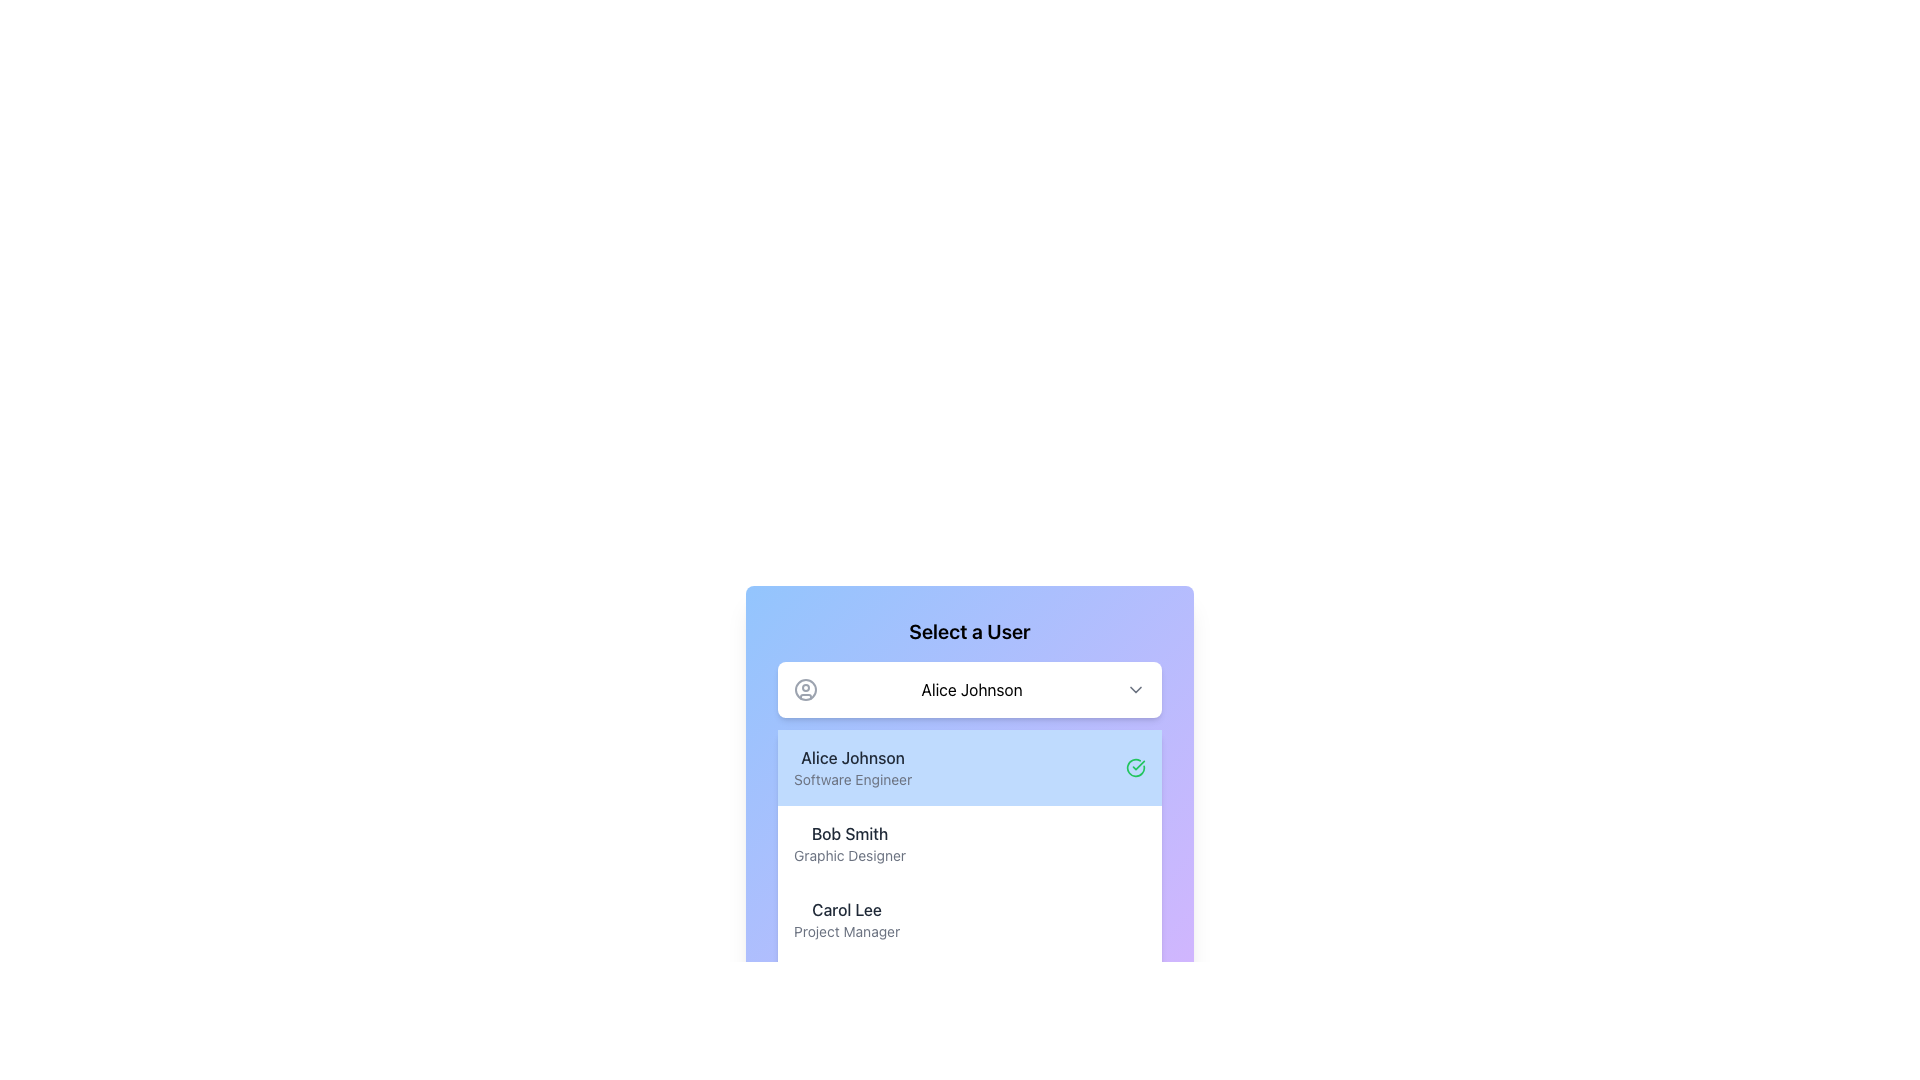 The width and height of the screenshot is (1920, 1080). Describe the element at coordinates (971, 689) in the screenshot. I see `the static text label displaying 'Alice Johnson', which is located between an avatar icon on the left and a downward arrow icon on the right` at that location.